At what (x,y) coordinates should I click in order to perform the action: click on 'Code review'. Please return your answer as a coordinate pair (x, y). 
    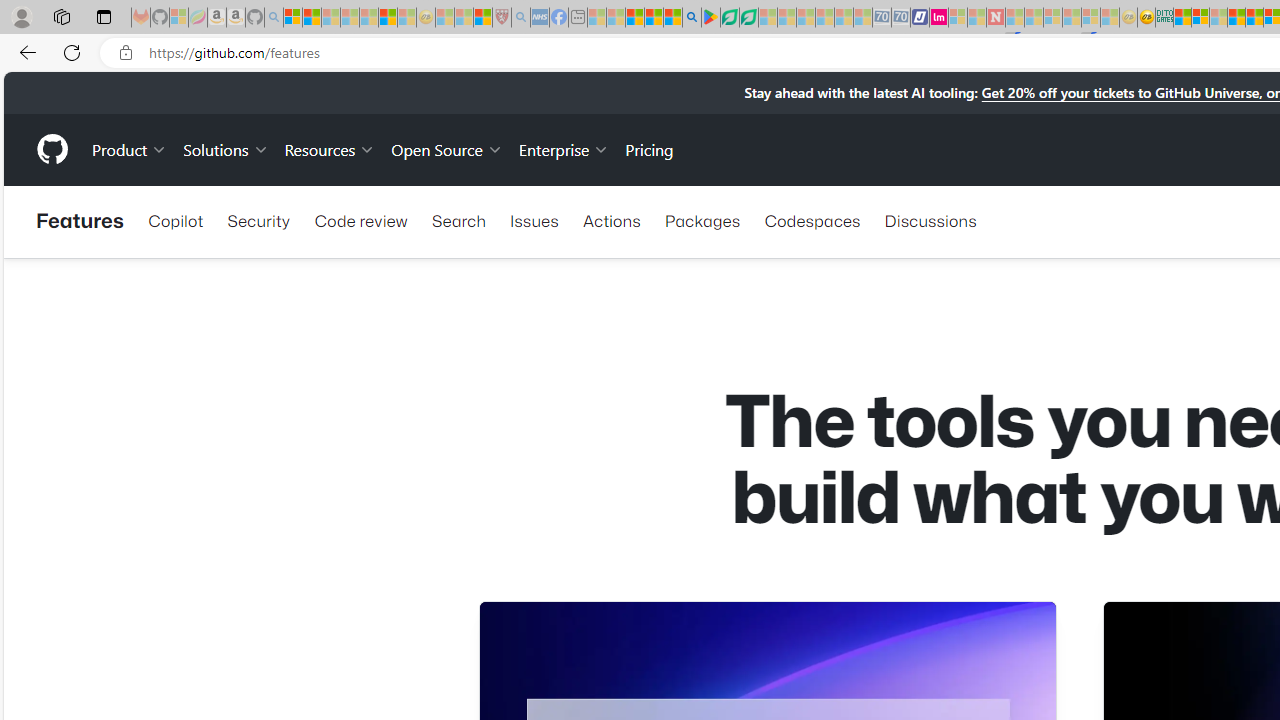
    Looking at the image, I should click on (360, 221).